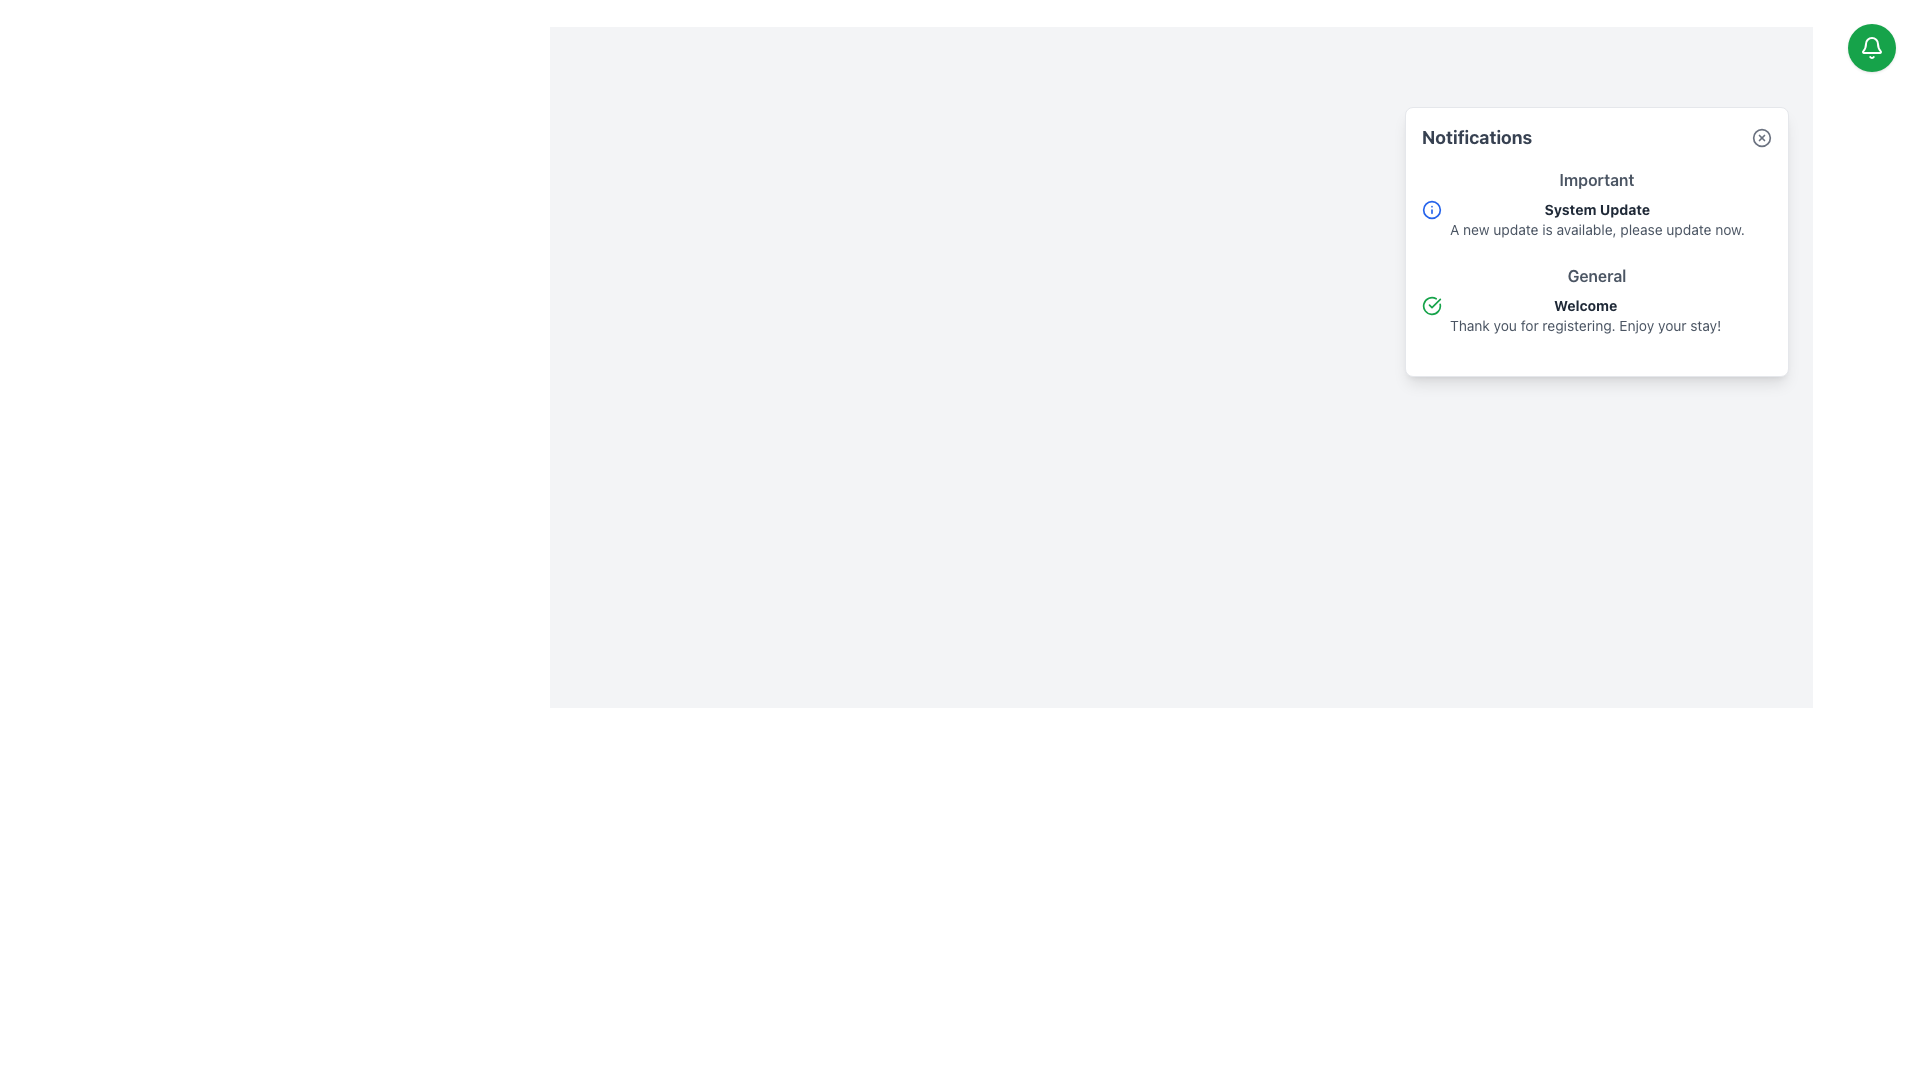  What do you see at coordinates (1584, 305) in the screenshot?
I see `the 'Welcome' text label located in the 'General' section of the notification card, which is styled in bold, small dark gray font and positioned above the phrase 'Thank you for registering.'` at bounding box center [1584, 305].